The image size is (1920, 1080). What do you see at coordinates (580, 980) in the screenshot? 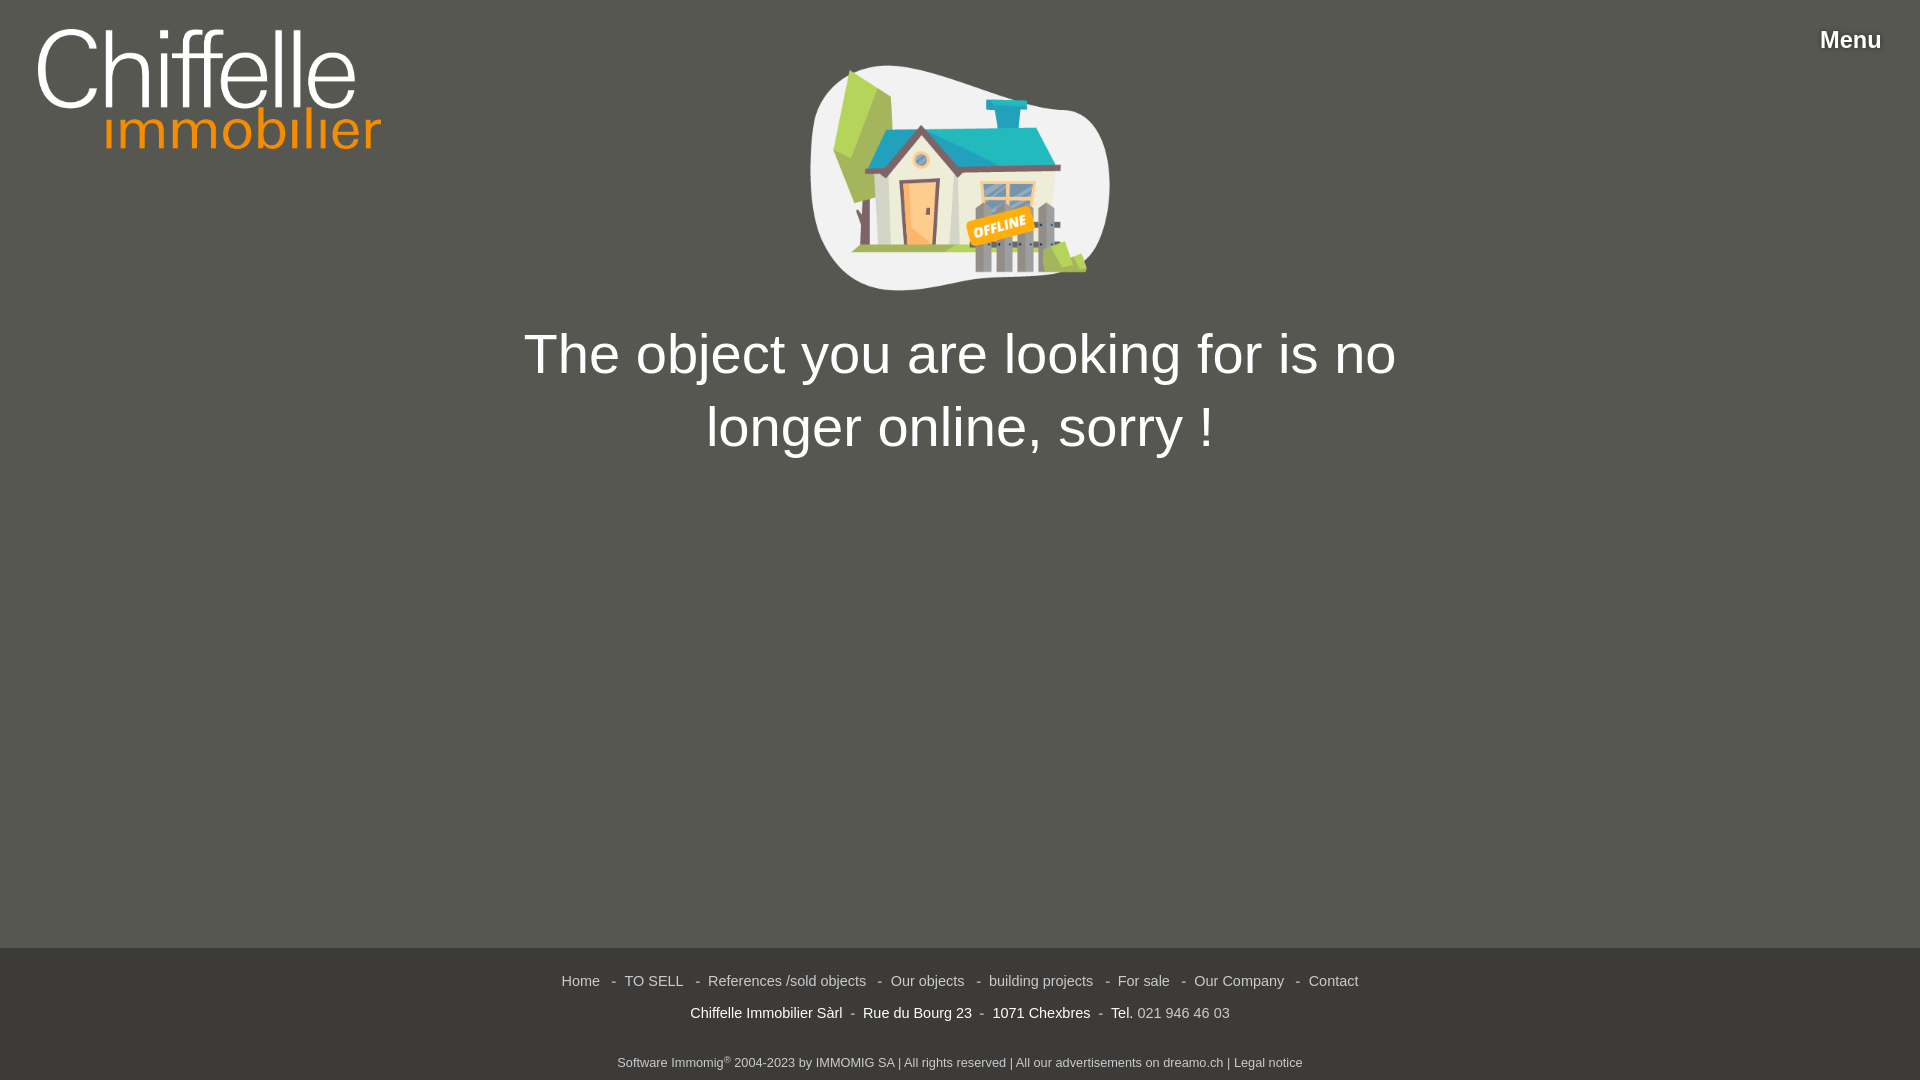
I see `'Home'` at bounding box center [580, 980].